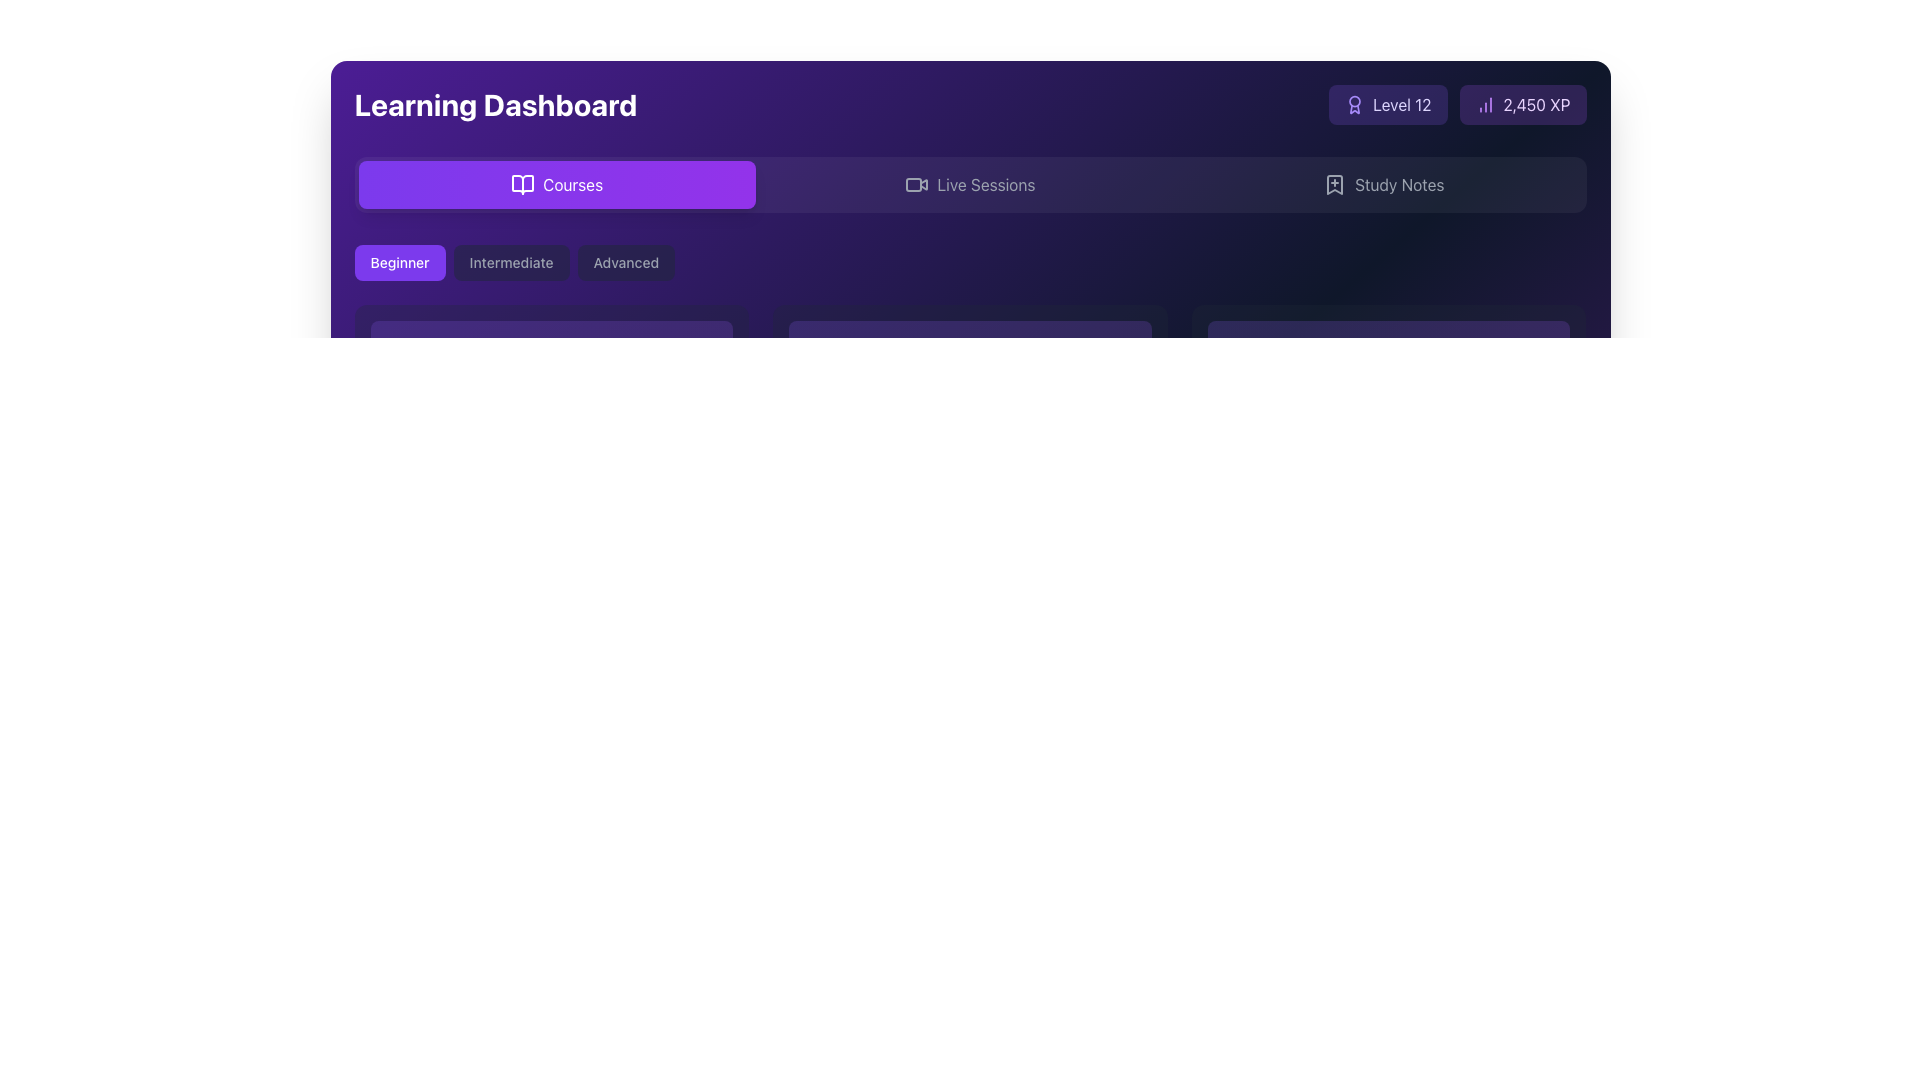  What do you see at coordinates (400, 261) in the screenshot?
I see `the 'Beginner' level button, which is the first button in its group located at the top left` at bounding box center [400, 261].